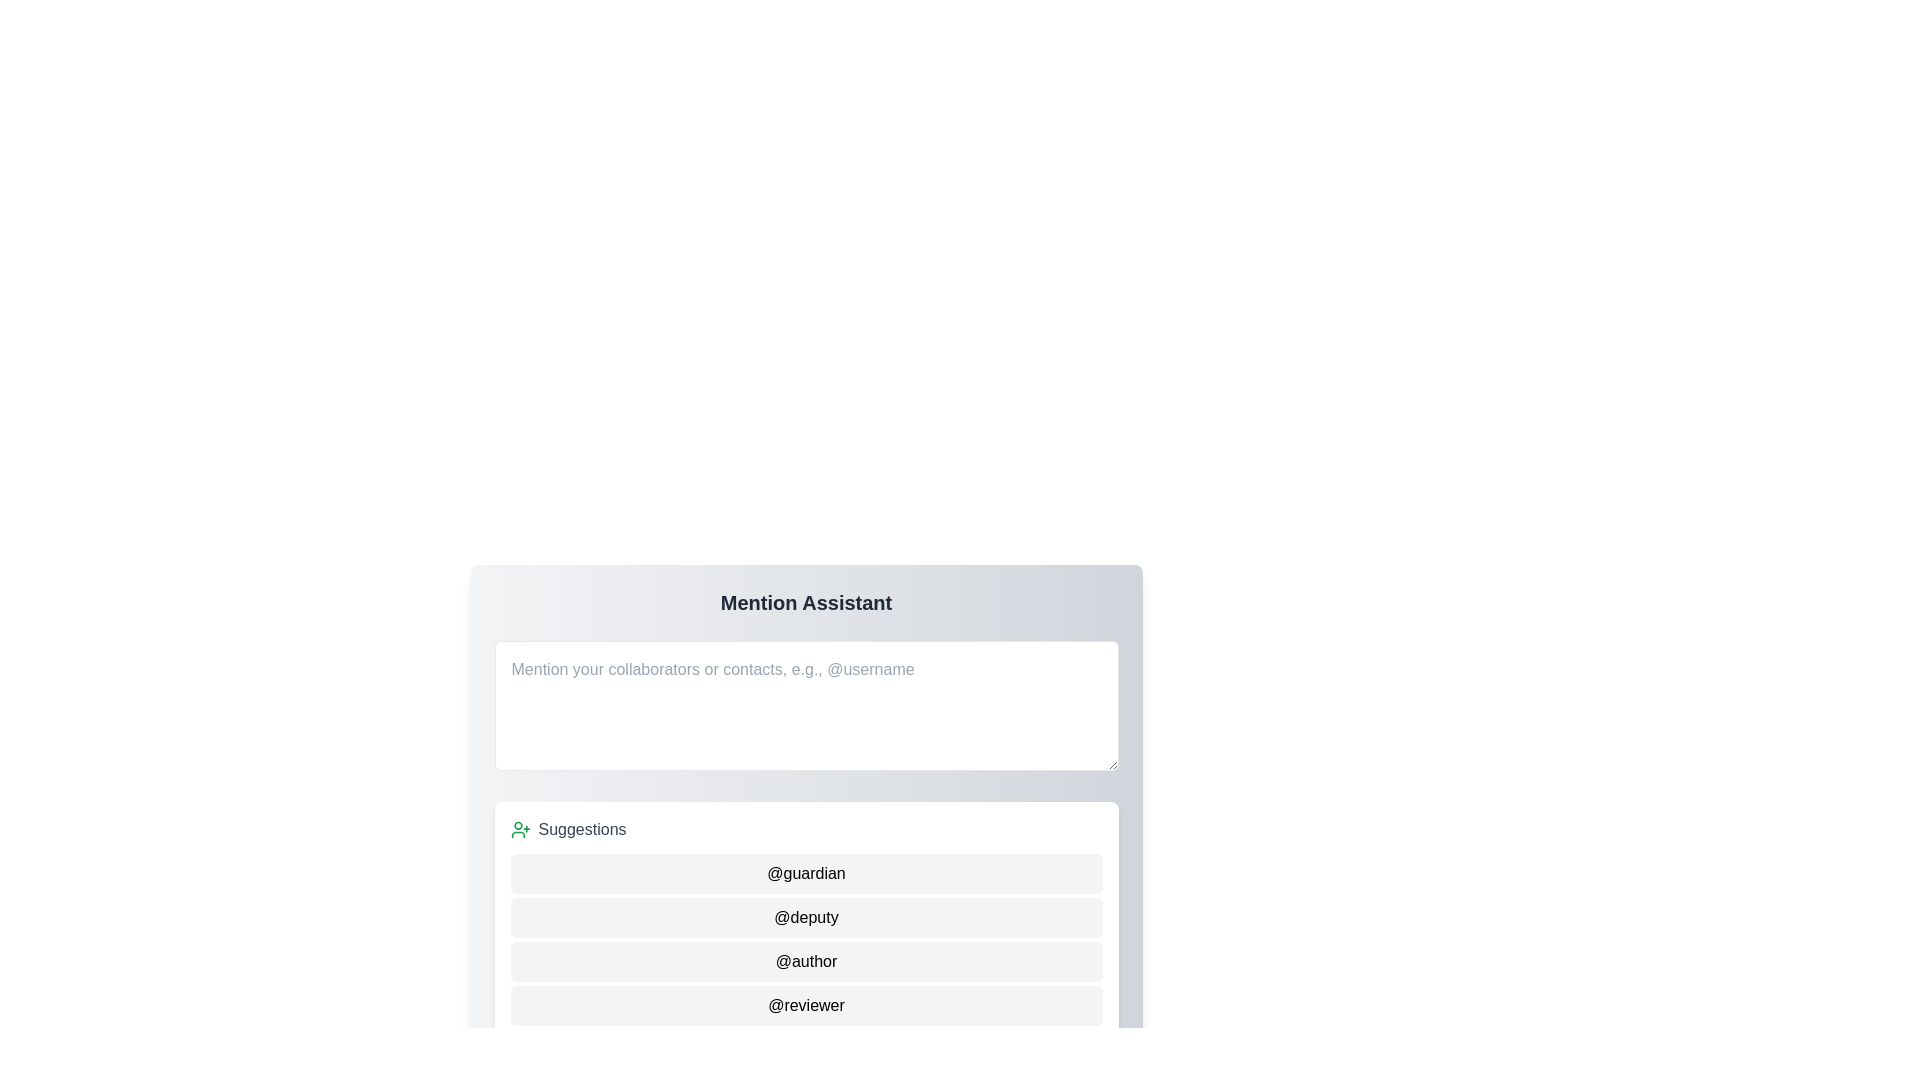 This screenshot has height=1080, width=1920. What do you see at coordinates (806, 1006) in the screenshot?
I see `on the '@reviewer' interactive label located in the suggestions list at the fourth position, which changes color on hover` at bounding box center [806, 1006].